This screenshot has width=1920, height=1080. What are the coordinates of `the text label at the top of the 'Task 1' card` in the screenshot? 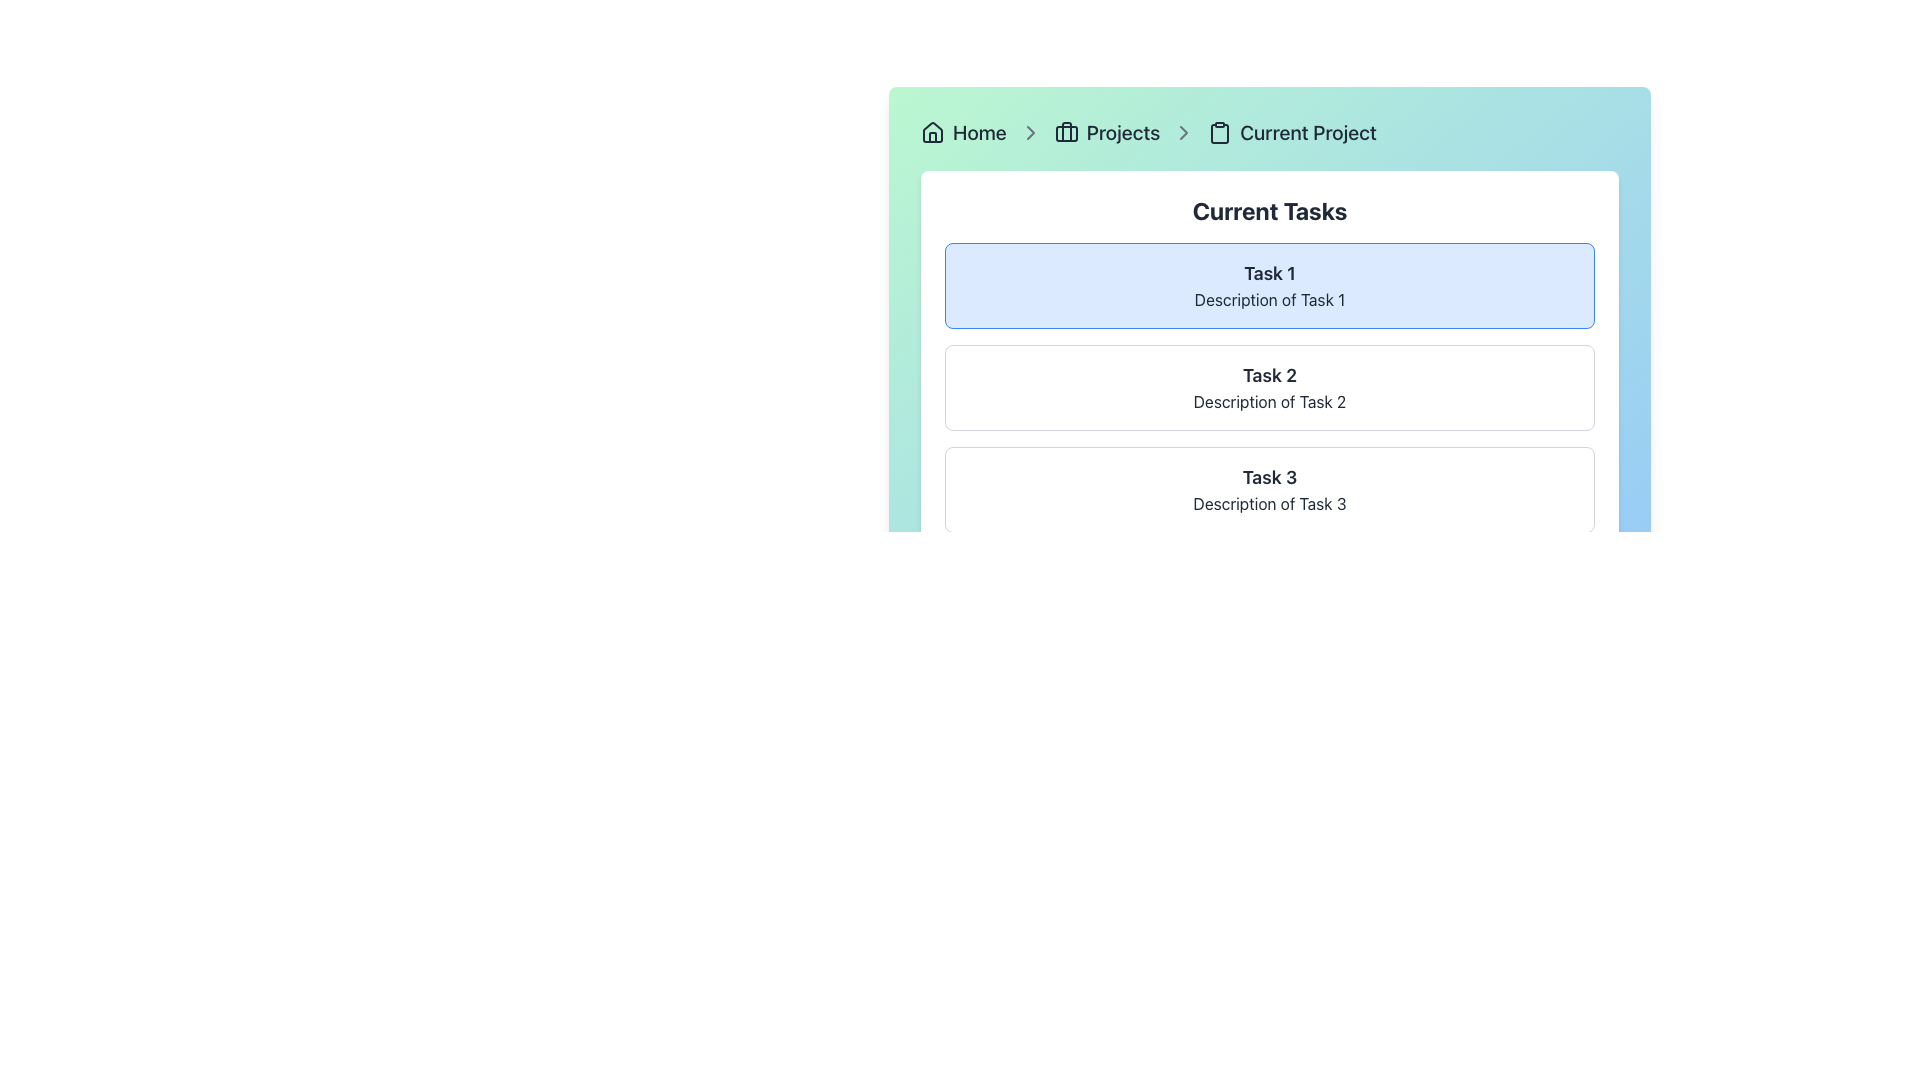 It's located at (1269, 273).